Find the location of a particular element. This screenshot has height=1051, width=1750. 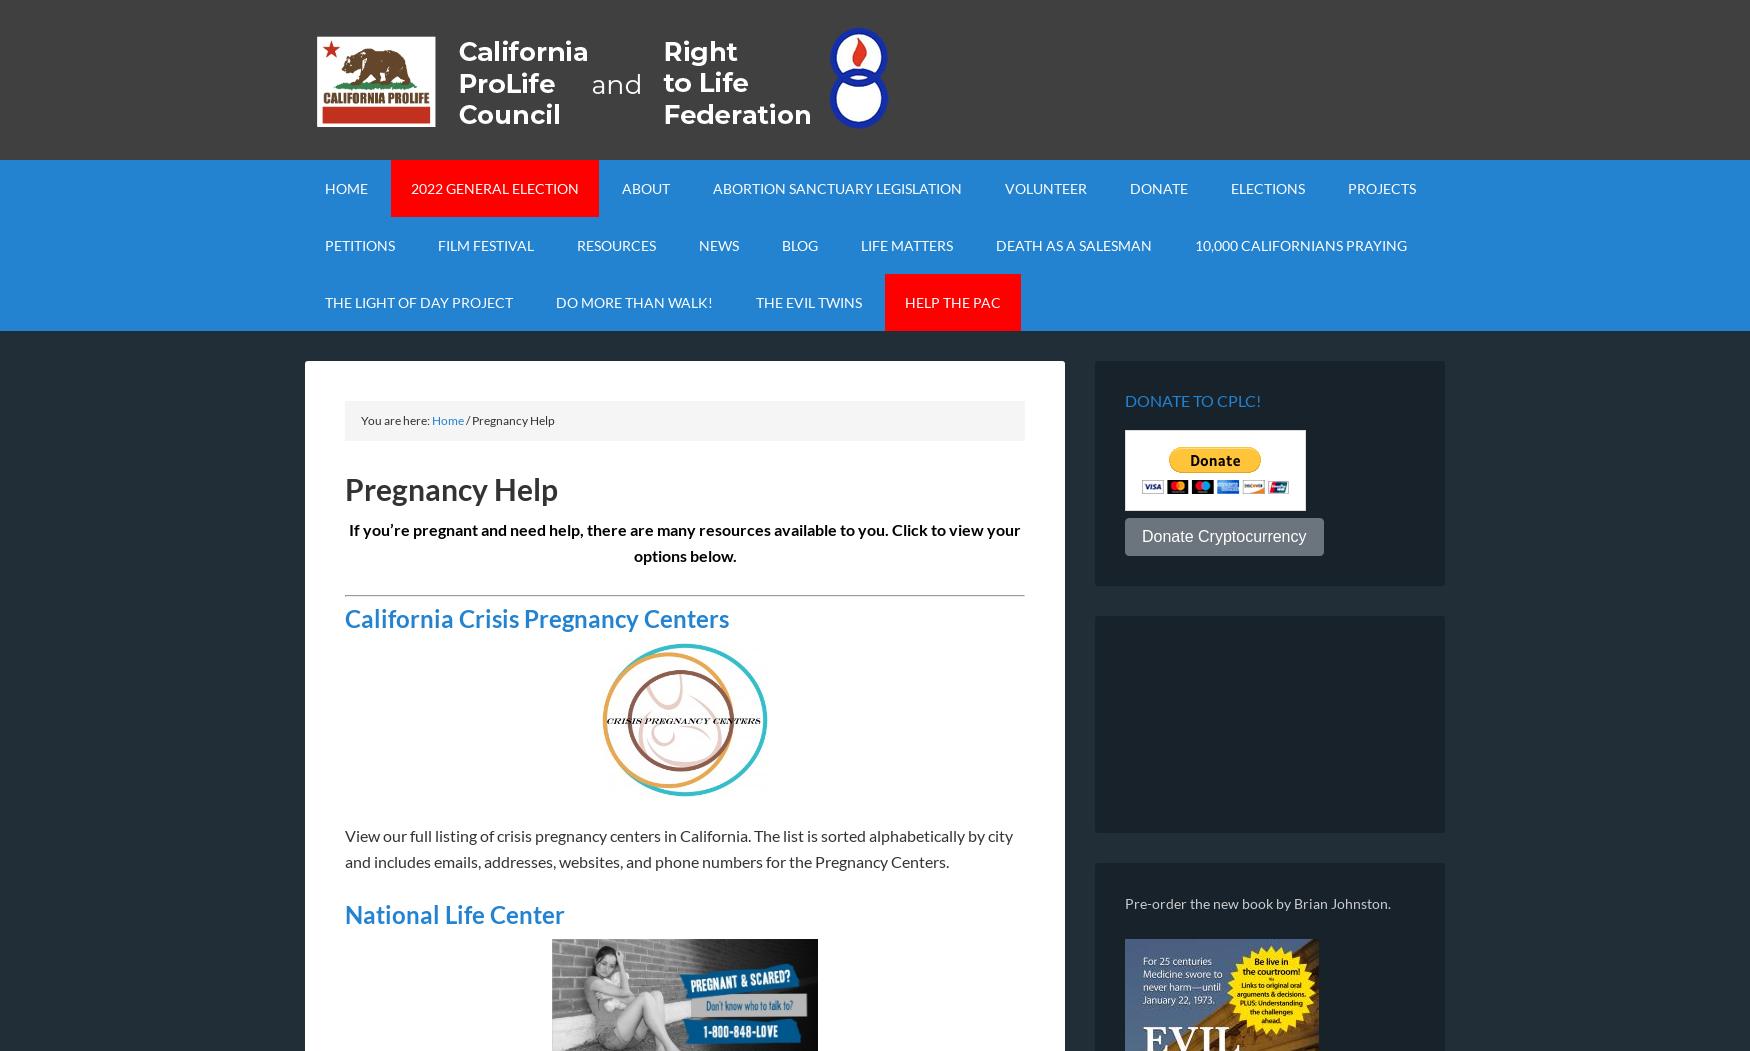

'Film Festival' is located at coordinates (485, 245).